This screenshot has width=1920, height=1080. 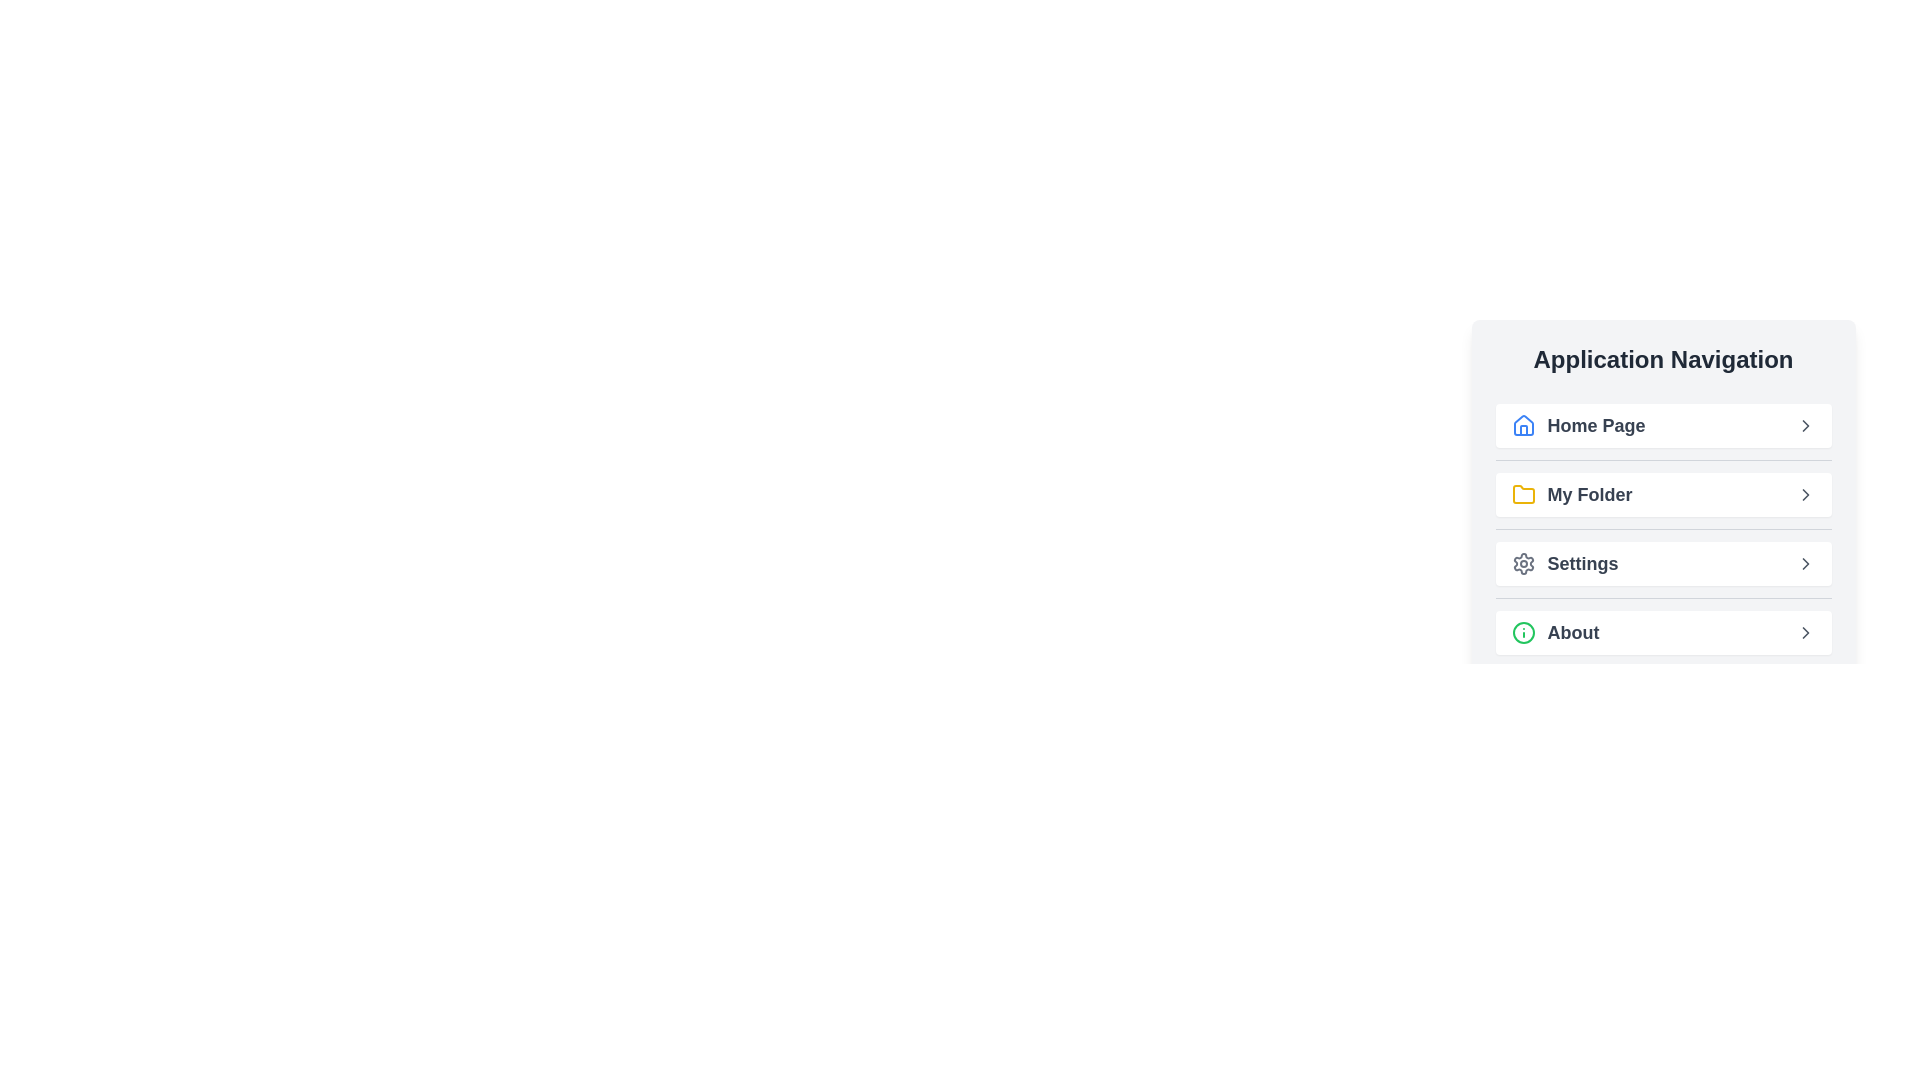 What do you see at coordinates (1805, 632) in the screenshot?
I see `the Chevron Right icon located on the far right edge of the 'About' navigation entry, which indicates additional content or a new page` at bounding box center [1805, 632].